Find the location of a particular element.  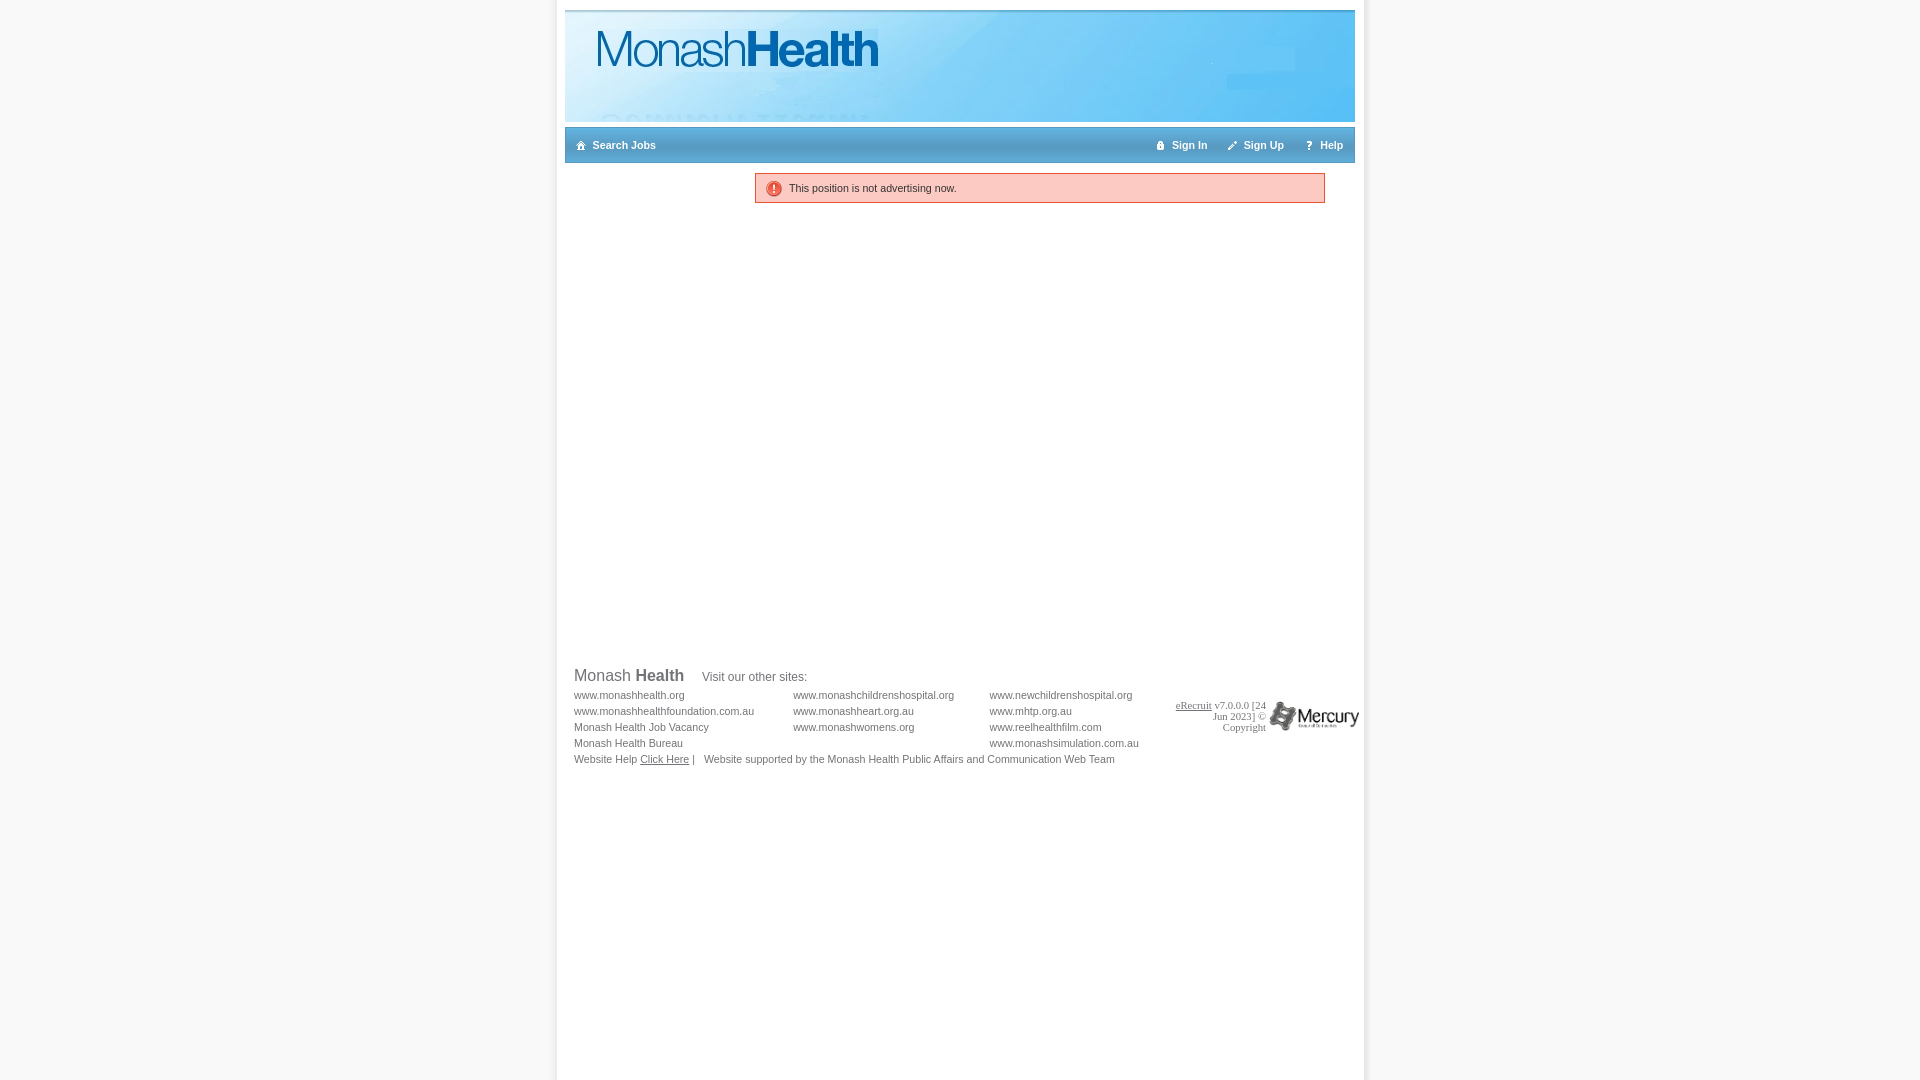

'Sign Up' is located at coordinates (1255, 144).